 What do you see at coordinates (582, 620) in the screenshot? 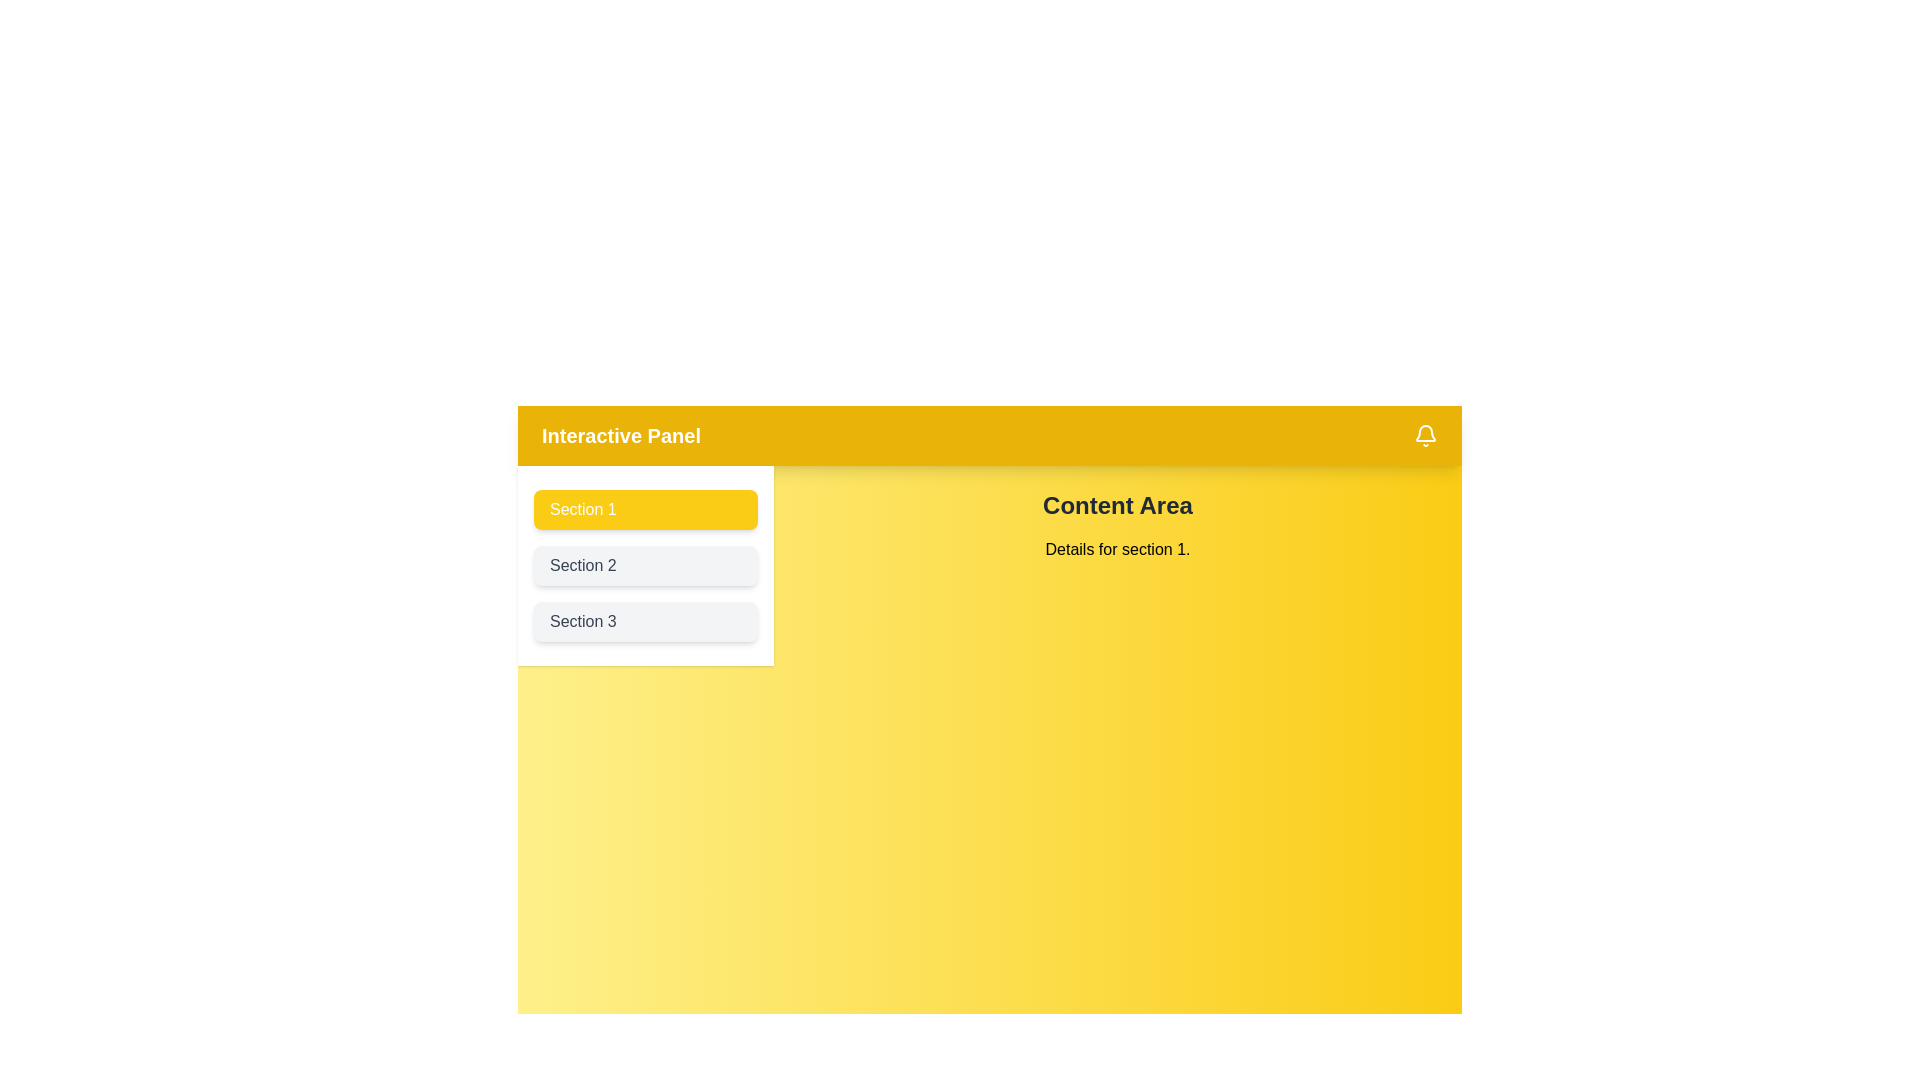
I see `the text label indicating 'Section 3' in the left-side panel of the UI, which serves as an indicator for the third section in a vertical list` at bounding box center [582, 620].